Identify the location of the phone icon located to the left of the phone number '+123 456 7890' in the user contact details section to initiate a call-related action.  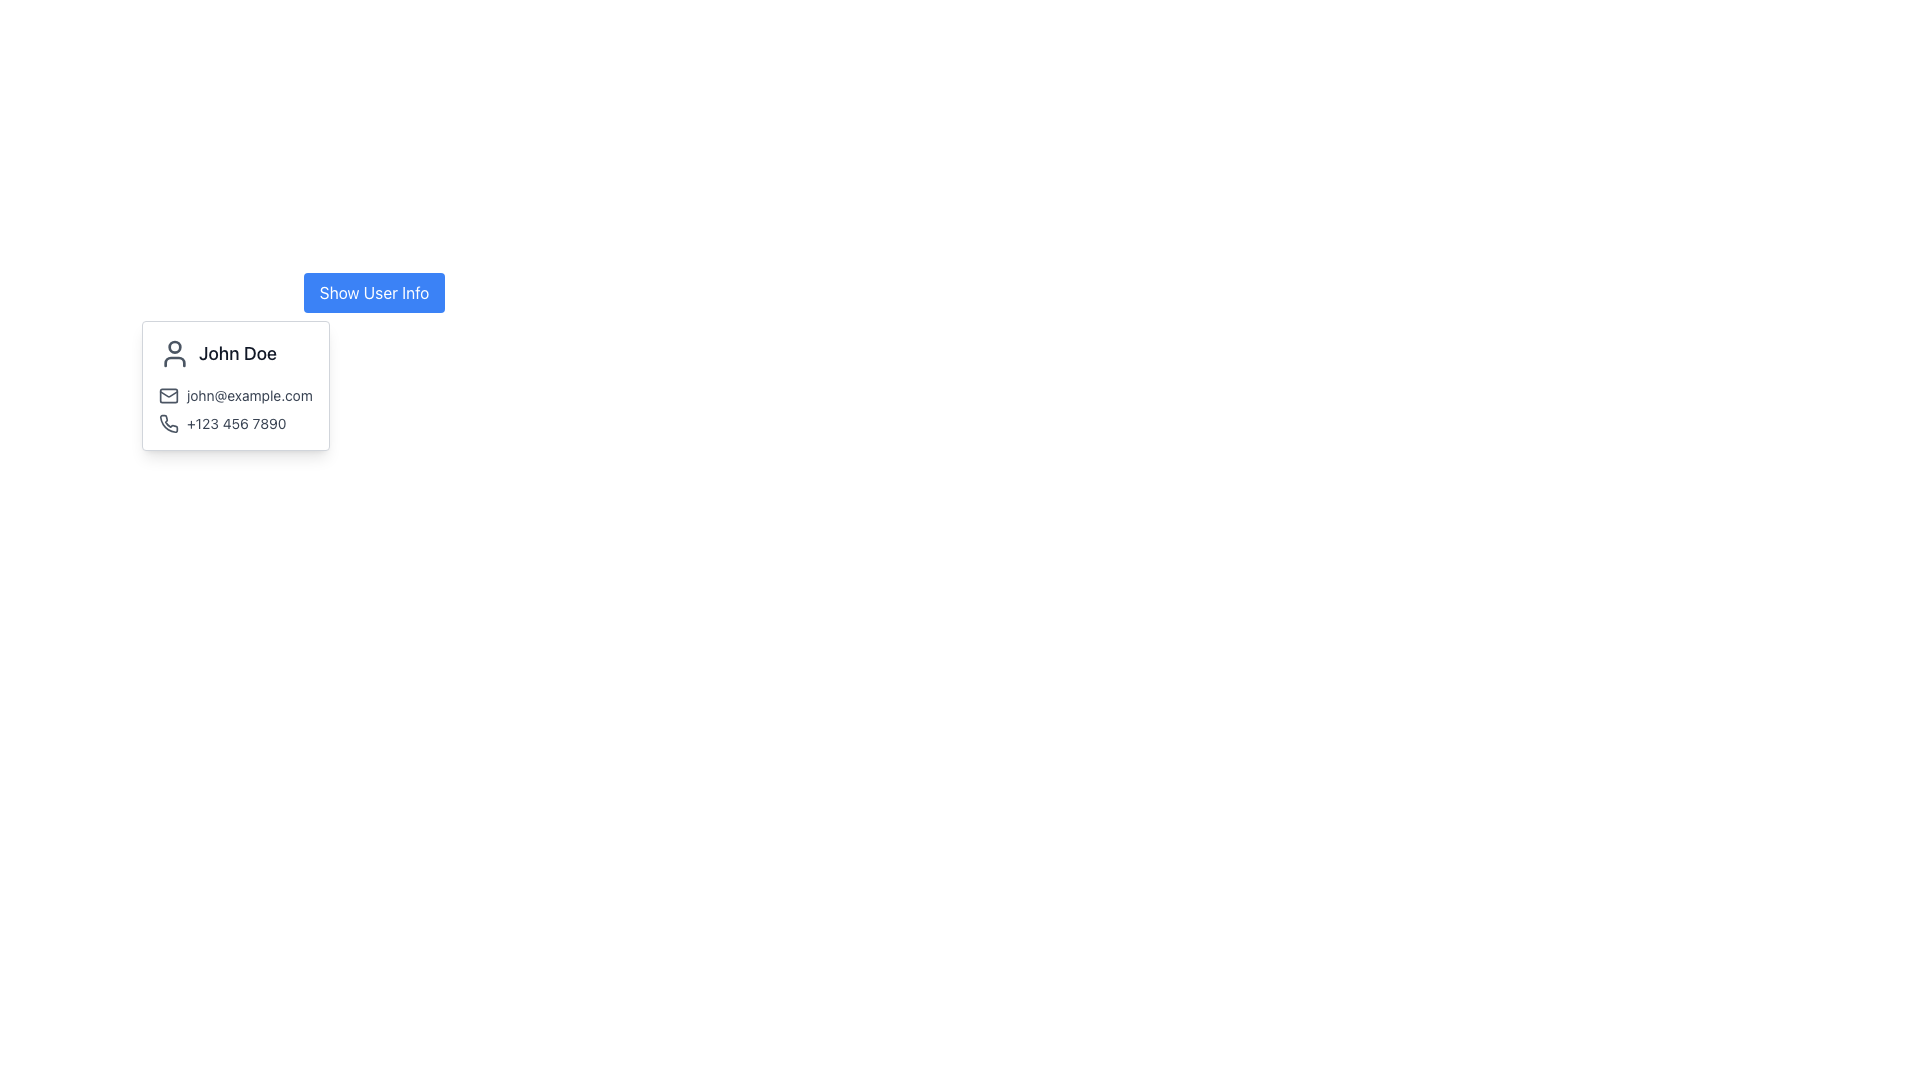
(168, 423).